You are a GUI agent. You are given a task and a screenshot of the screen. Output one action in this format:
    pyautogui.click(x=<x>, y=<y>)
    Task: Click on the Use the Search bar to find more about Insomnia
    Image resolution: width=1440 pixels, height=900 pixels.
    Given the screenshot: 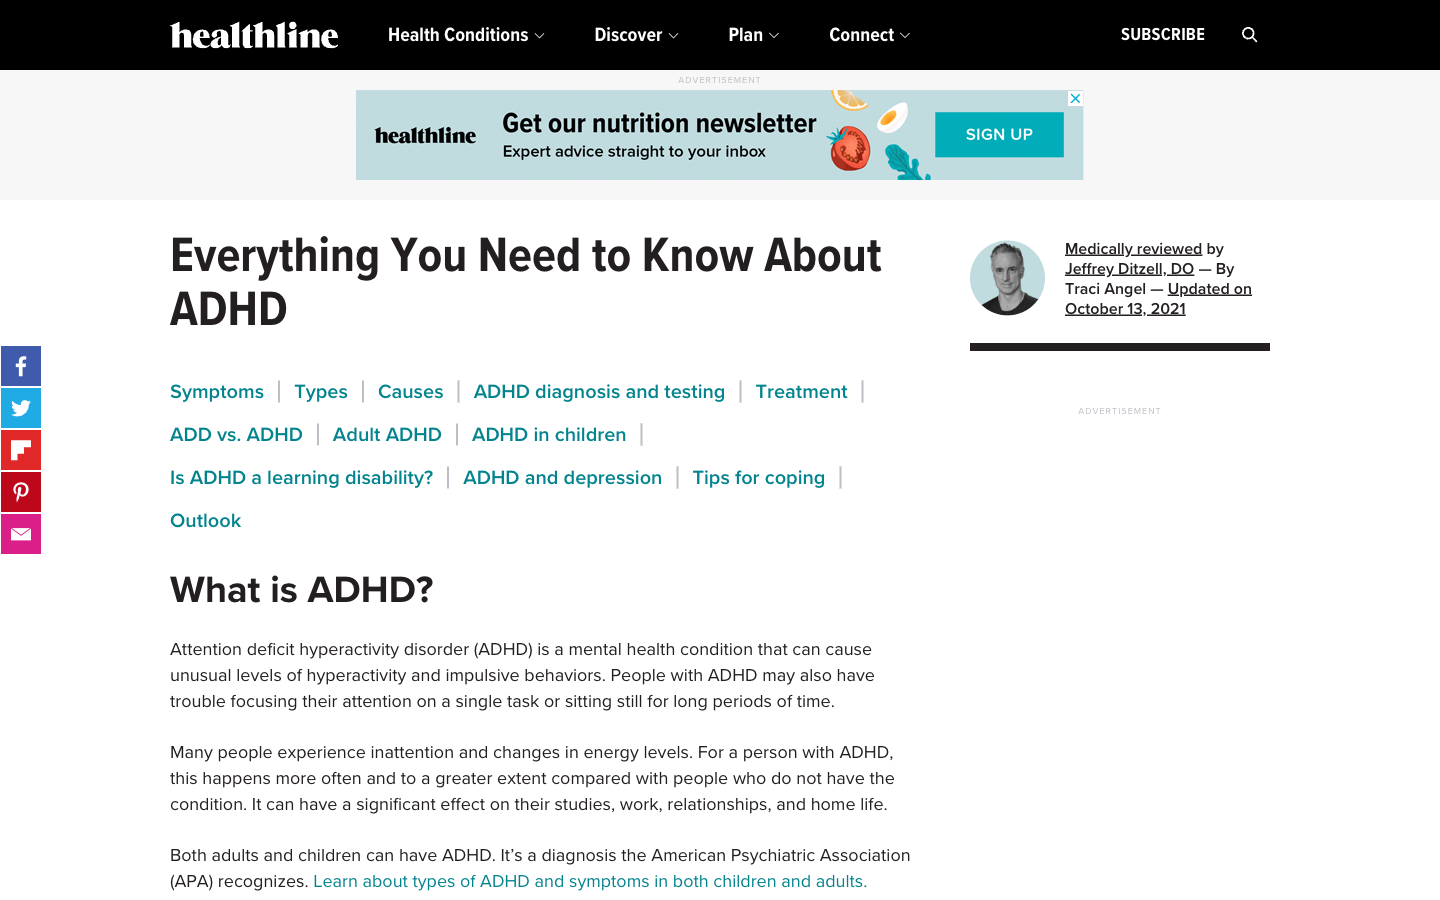 What is the action you would take?
    pyautogui.click(x=1249, y=34)
    